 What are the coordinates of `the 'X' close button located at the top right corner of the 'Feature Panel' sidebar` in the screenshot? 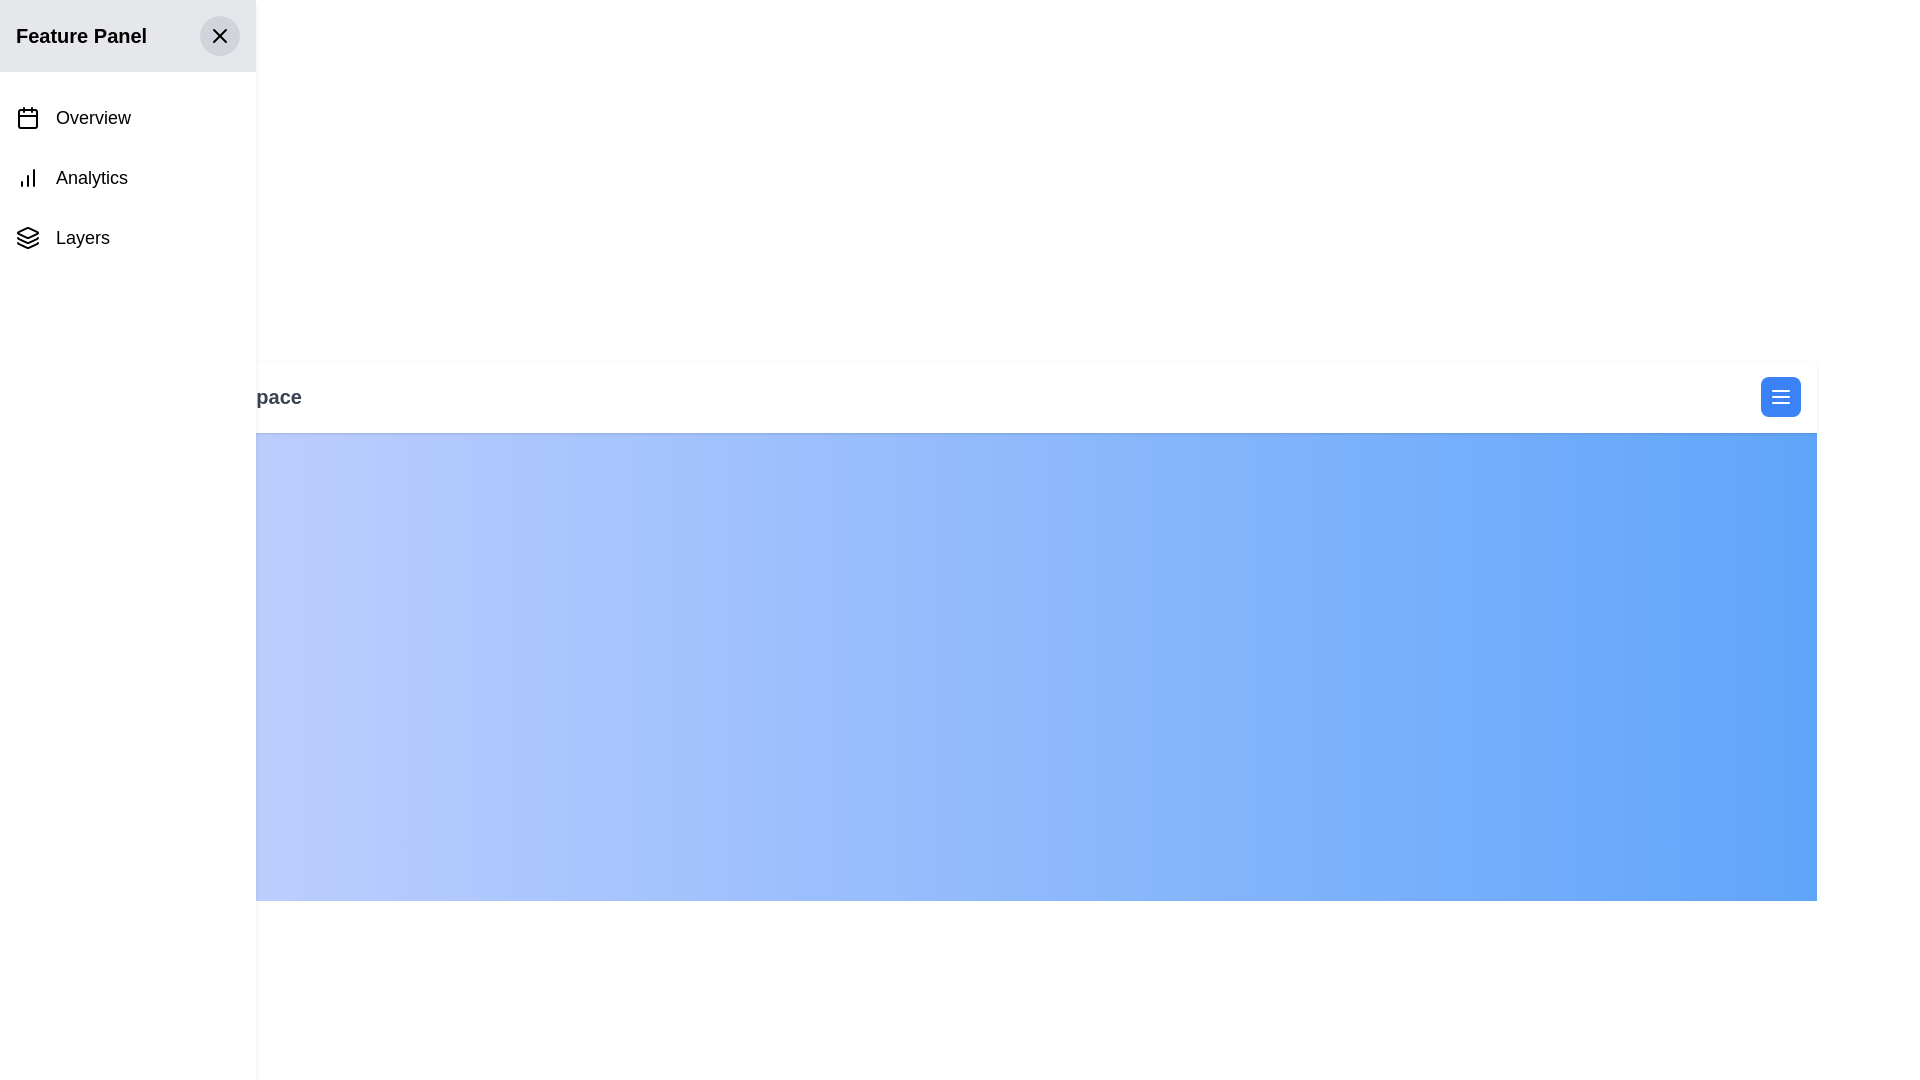 It's located at (220, 35).